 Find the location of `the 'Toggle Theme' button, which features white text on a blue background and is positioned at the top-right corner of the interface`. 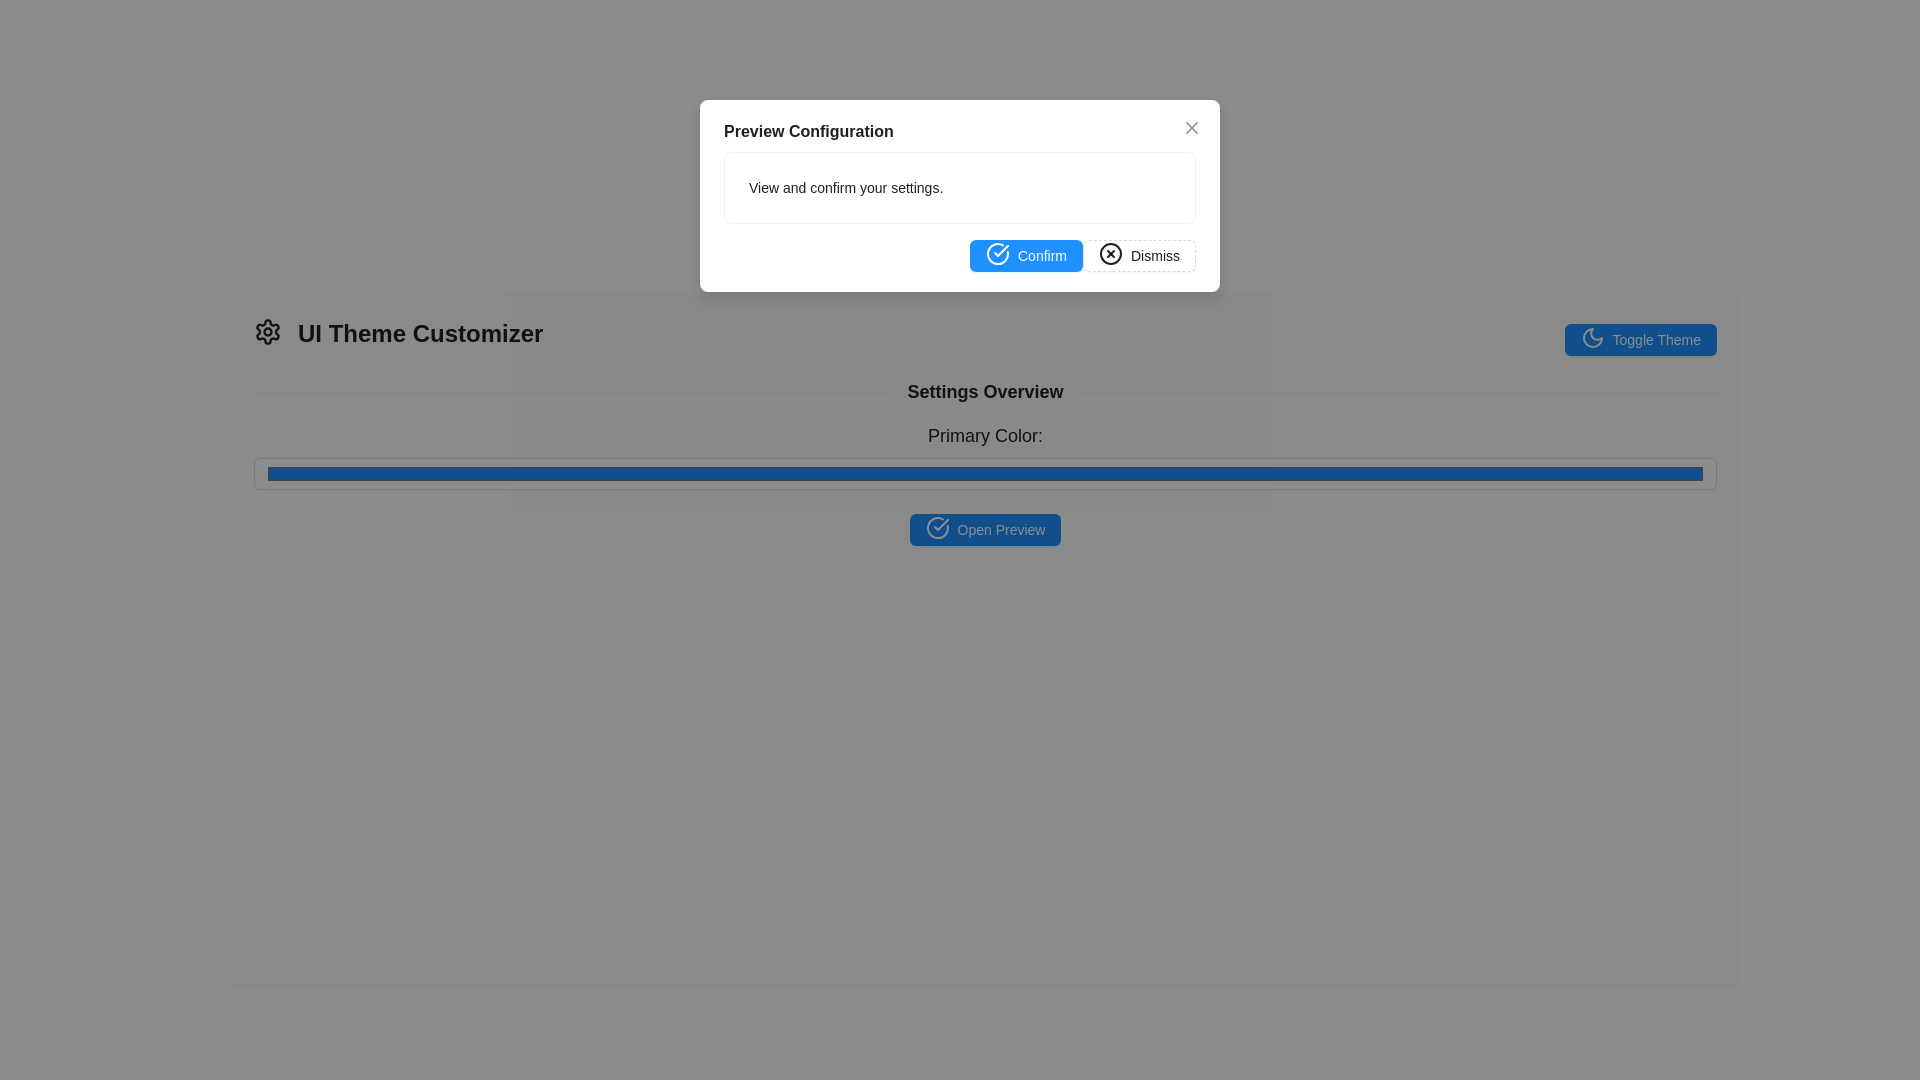

the 'Toggle Theme' button, which features white text on a blue background and is positioned at the top-right corner of the interface is located at coordinates (1656, 338).